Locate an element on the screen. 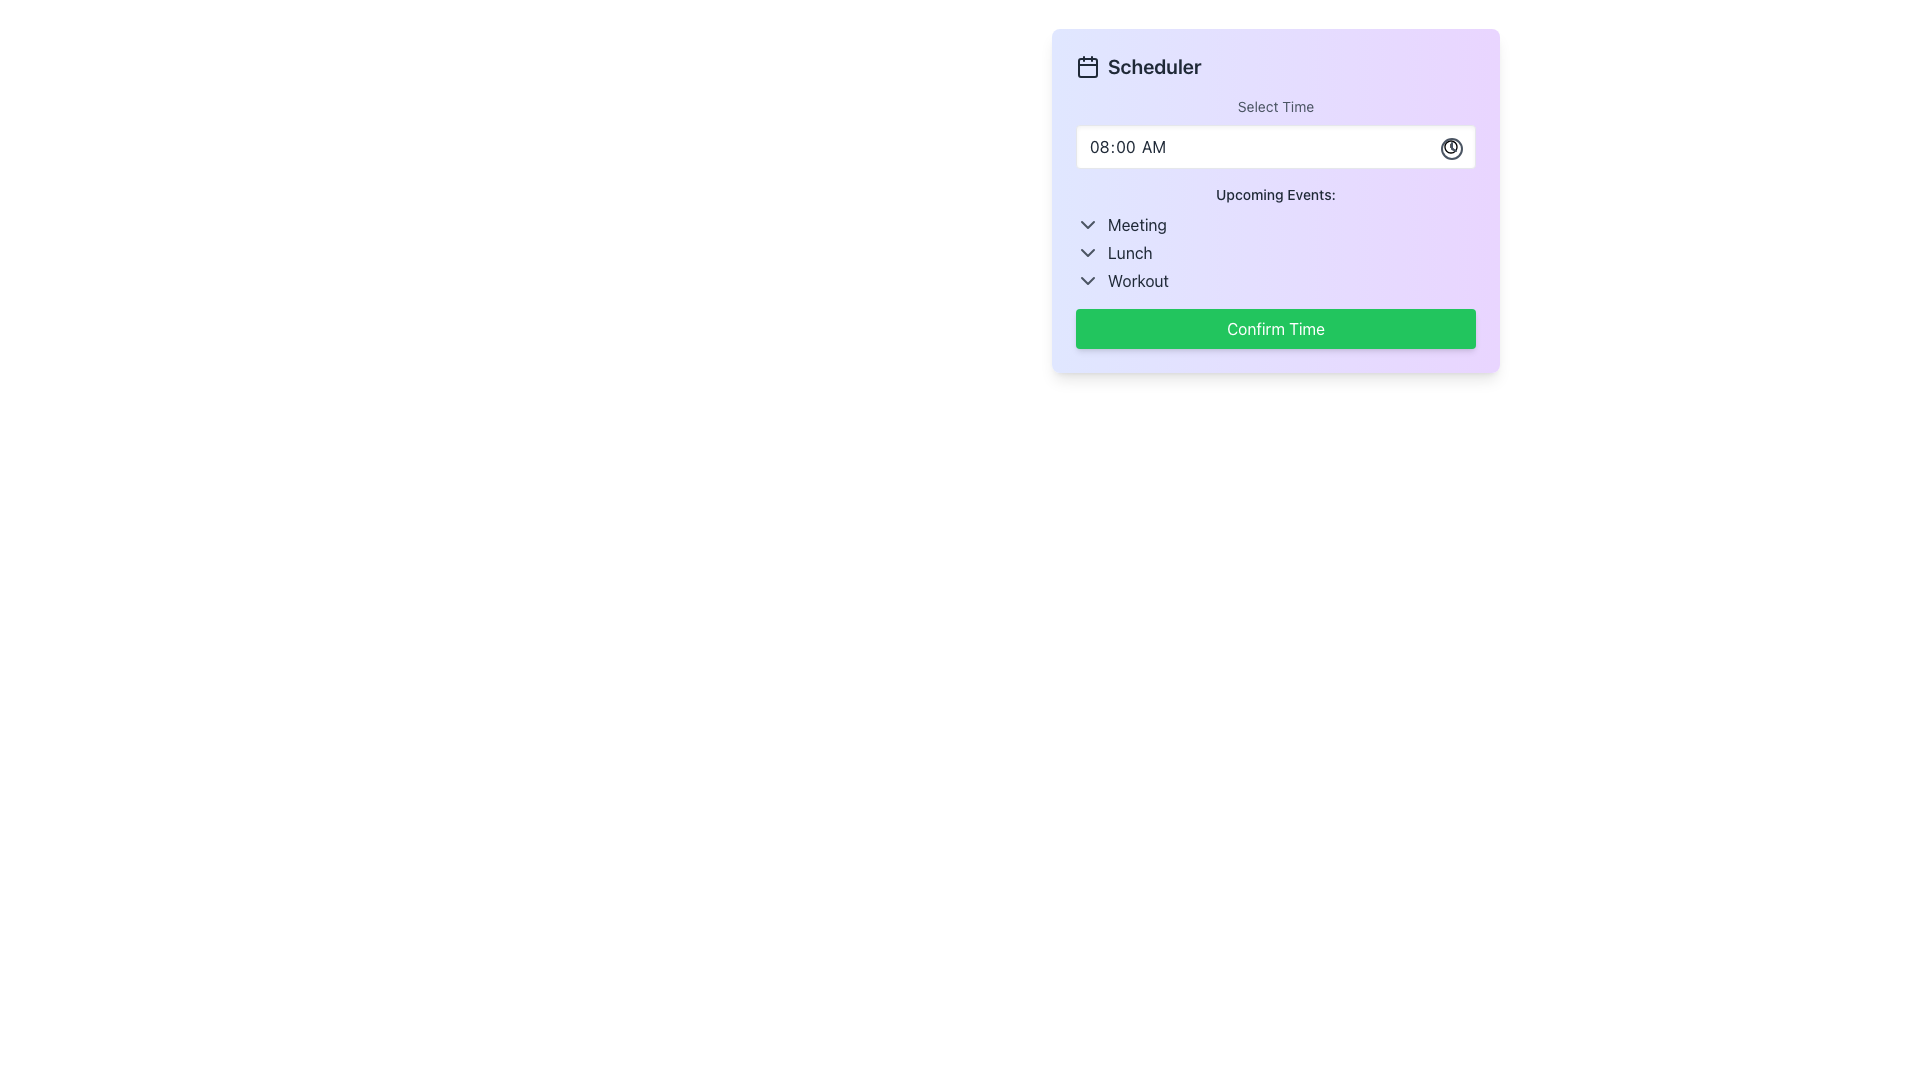 This screenshot has width=1920, height=1080. the 'Upcoming Events:' block is located at coordinates (1275, 238).